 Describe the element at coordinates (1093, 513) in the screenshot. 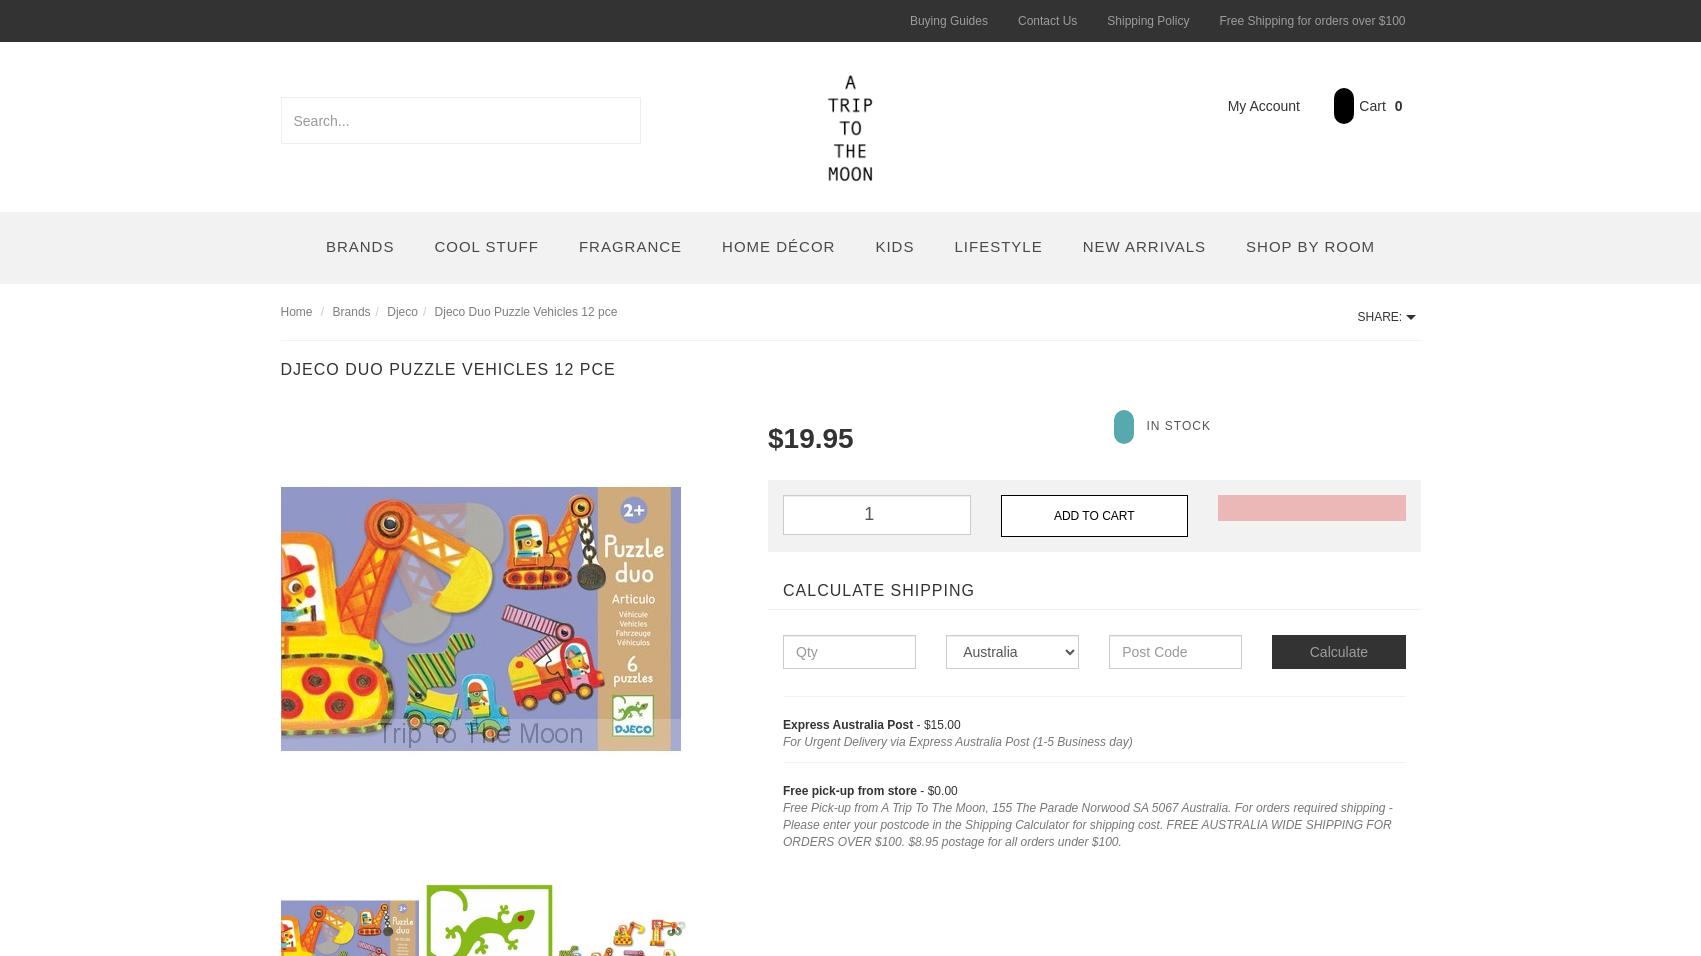

I see `'Add to Cart'` at that location.